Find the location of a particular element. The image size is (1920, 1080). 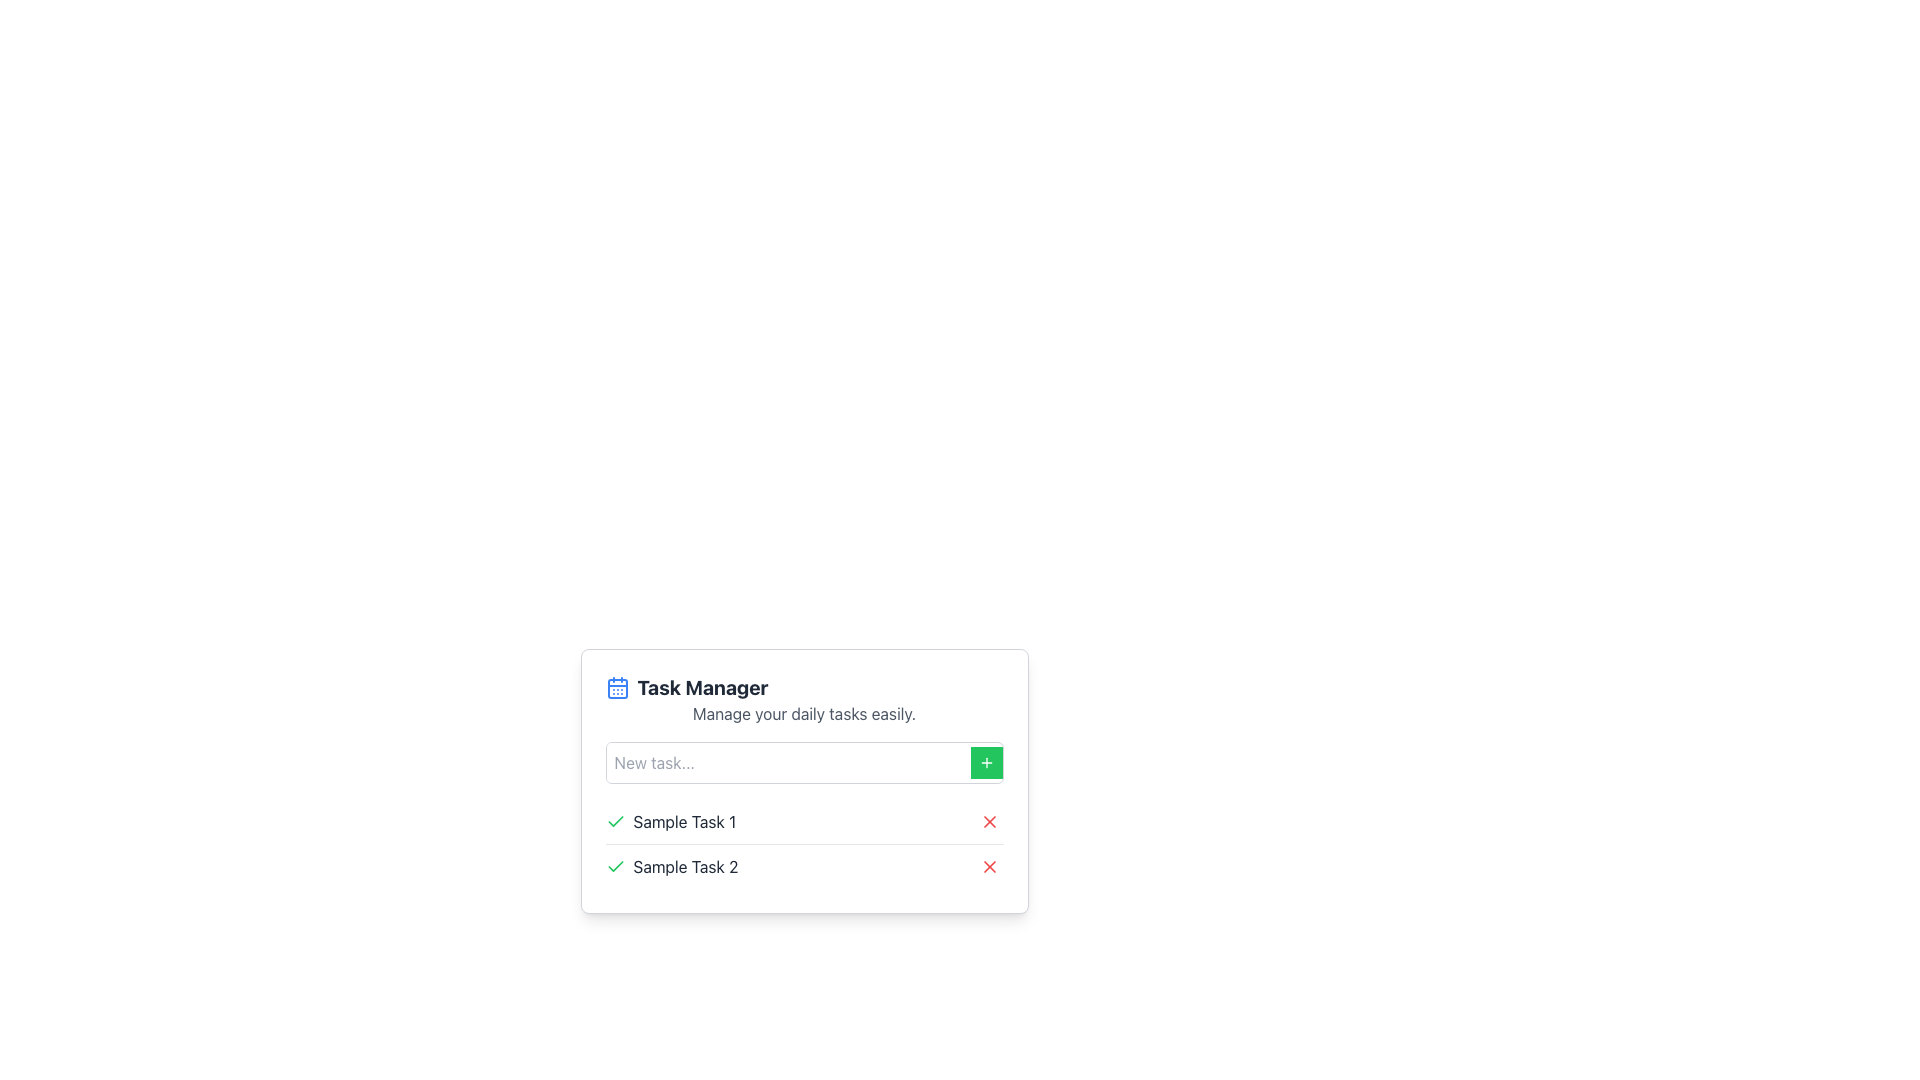

the small red cross-shaped icon used for delete or close action associated with 'Sample Task 1' is located at coordinates (989, 821).